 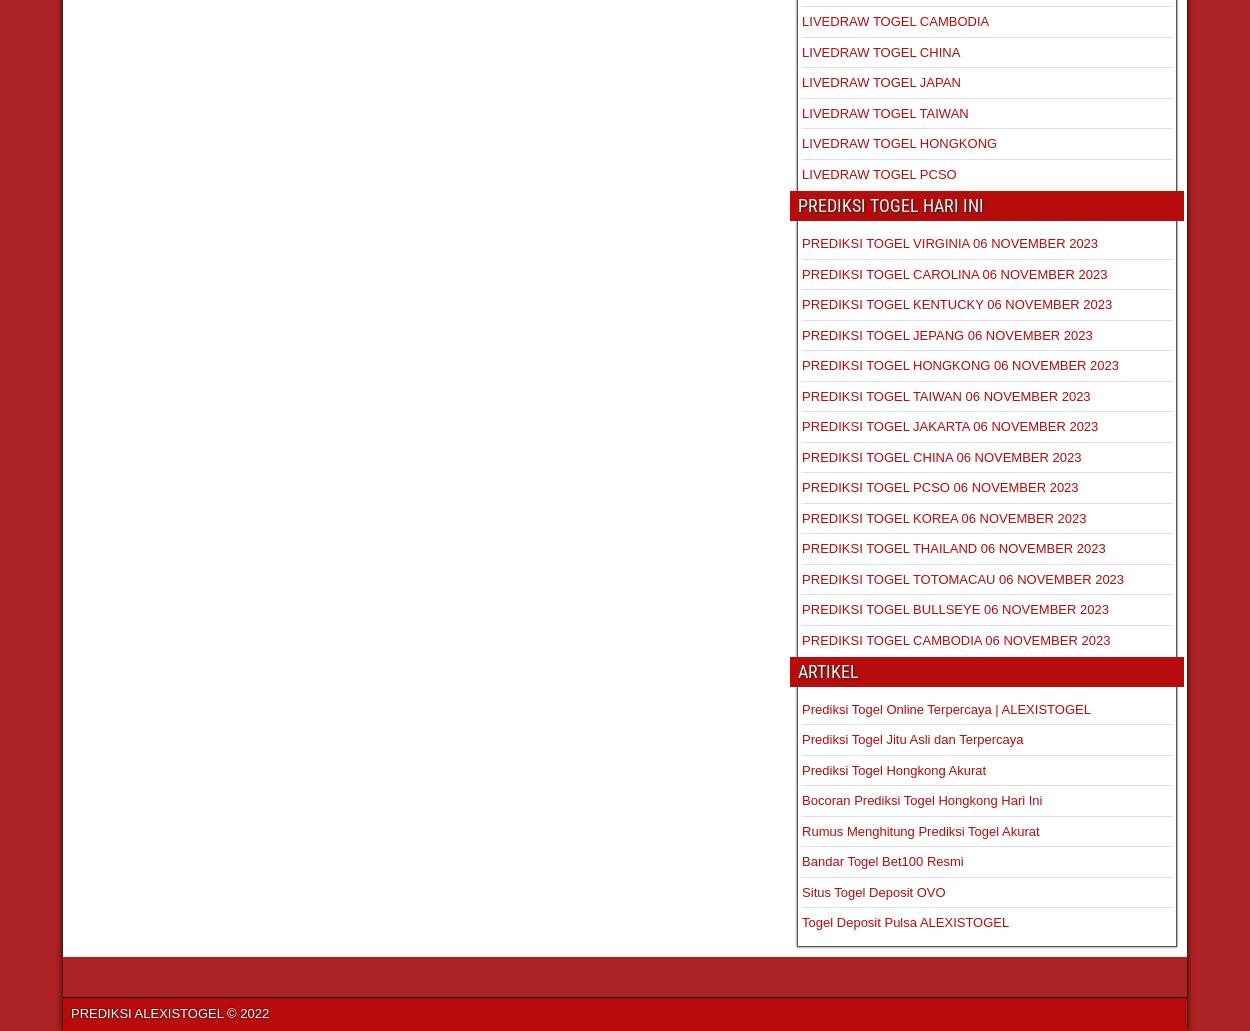 What do you see at coordinates (798, 671) in the screenshot?
I see `'ARTIKEL'` at bounding box center [798, 671].